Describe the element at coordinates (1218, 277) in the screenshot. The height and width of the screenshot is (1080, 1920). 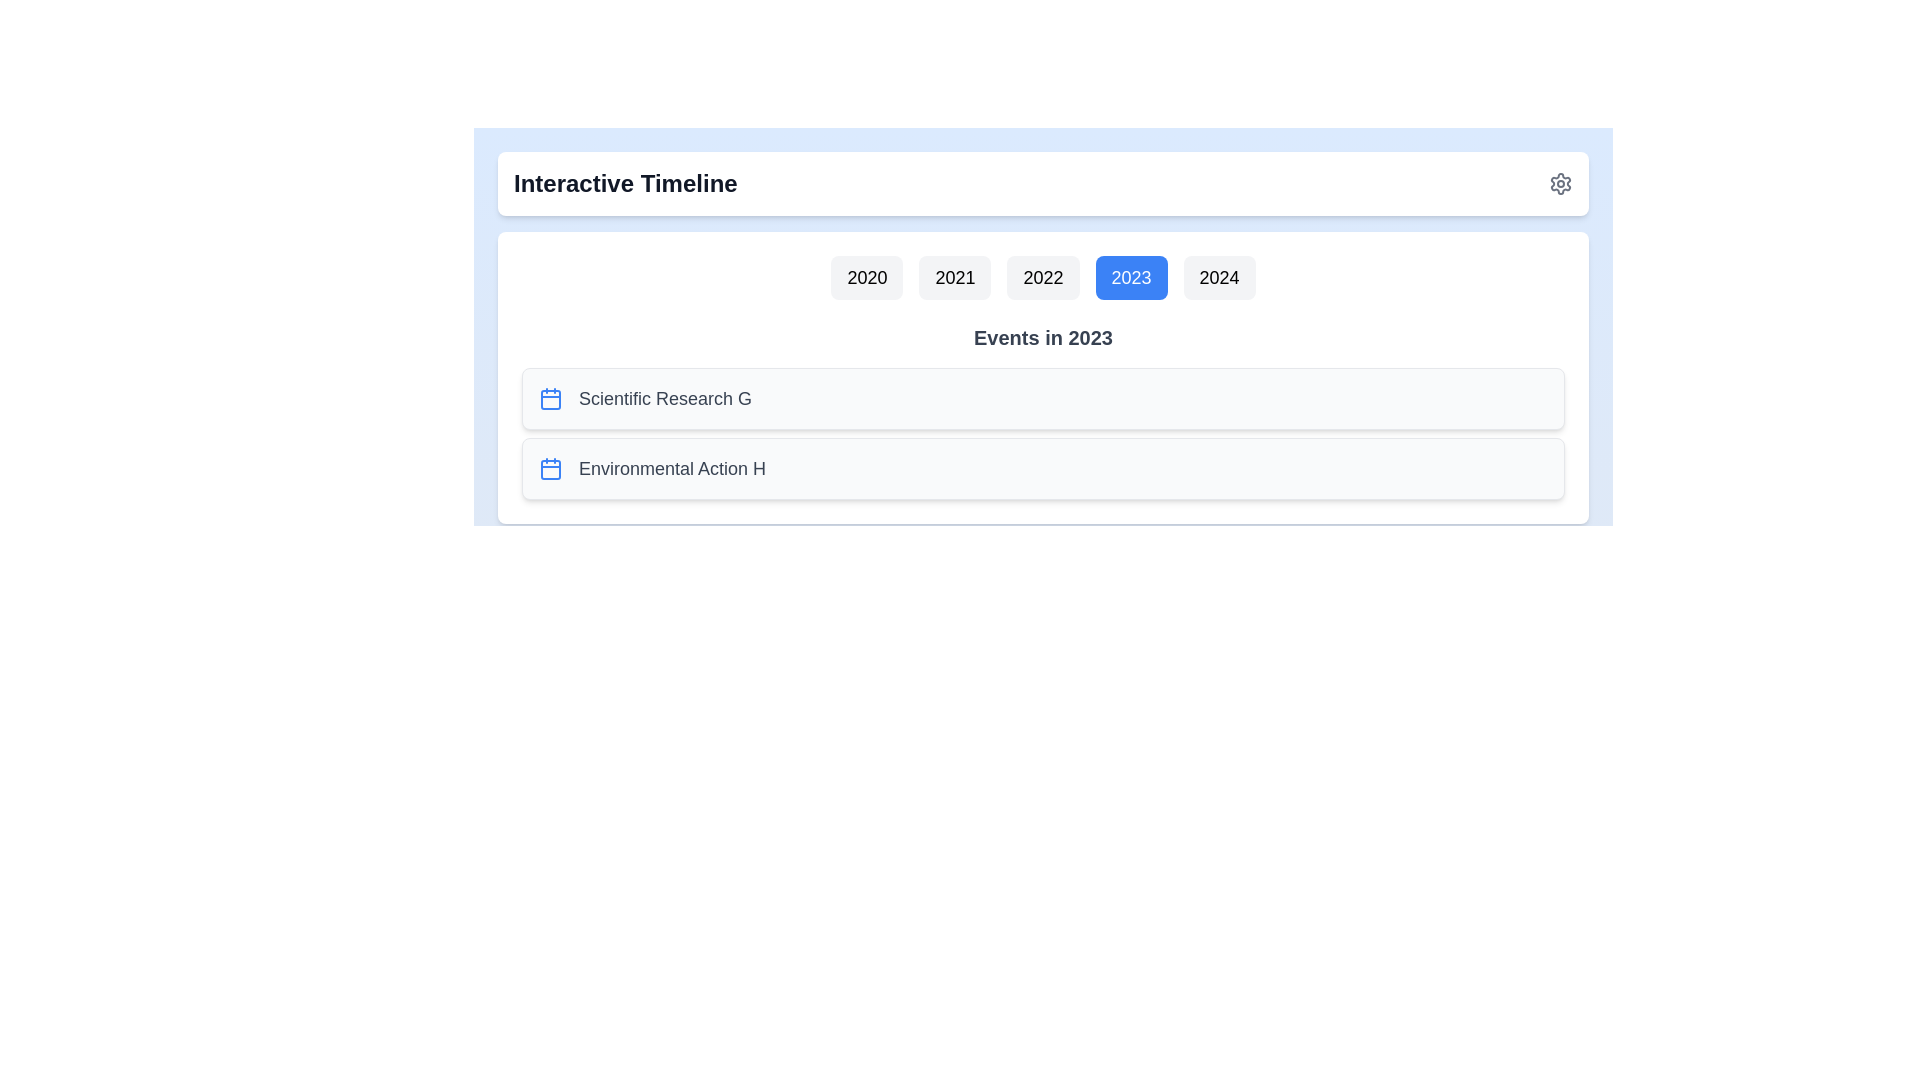
I see `the year button labeled 2024 to select it` at that location.